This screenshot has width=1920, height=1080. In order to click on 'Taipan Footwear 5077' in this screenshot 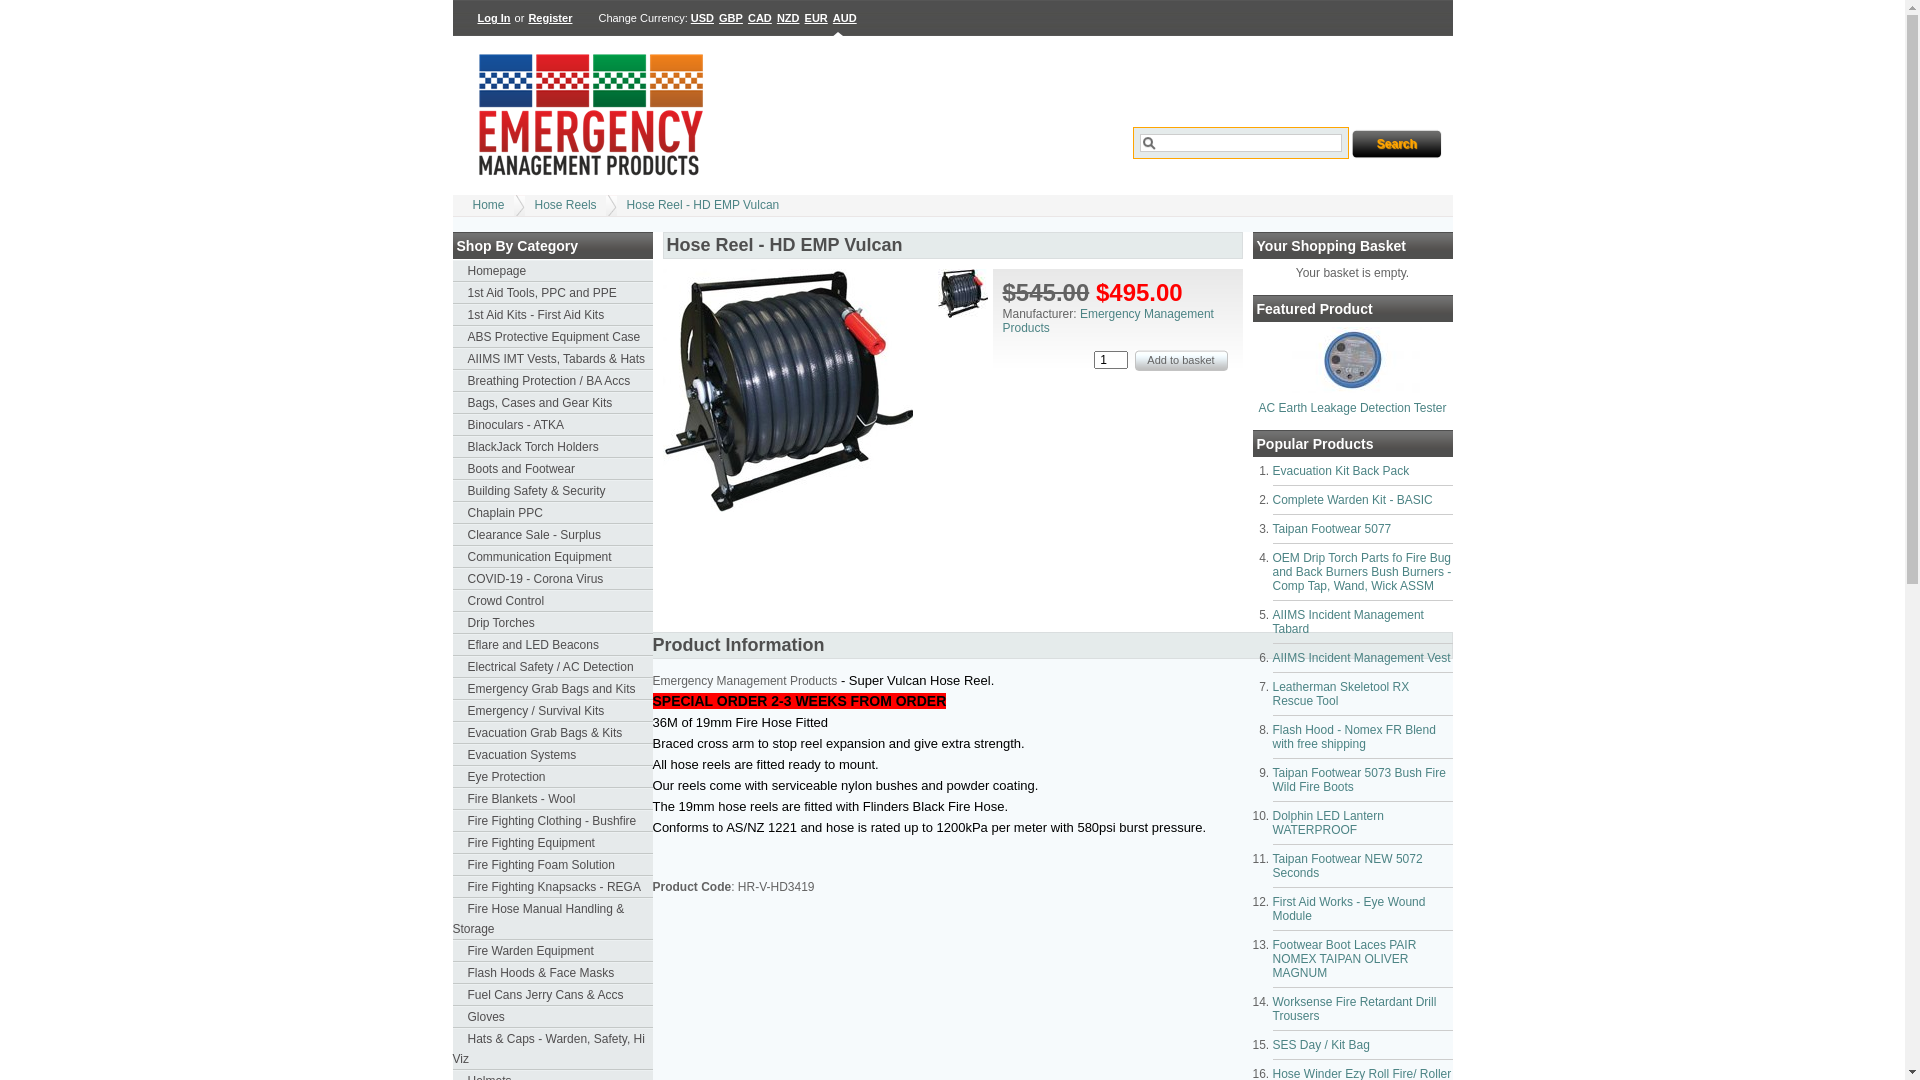, I will do `click(1331, 527)`.